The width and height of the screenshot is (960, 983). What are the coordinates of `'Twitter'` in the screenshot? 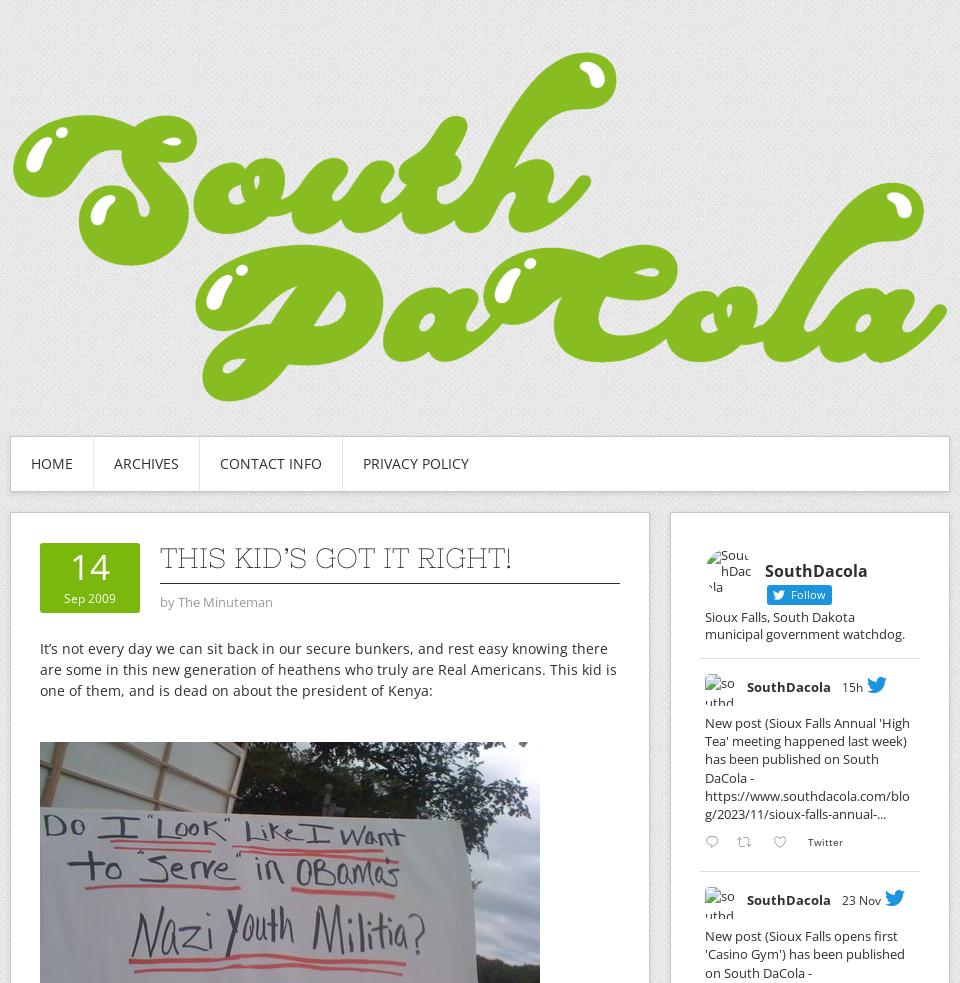 It's located at (806, 842).